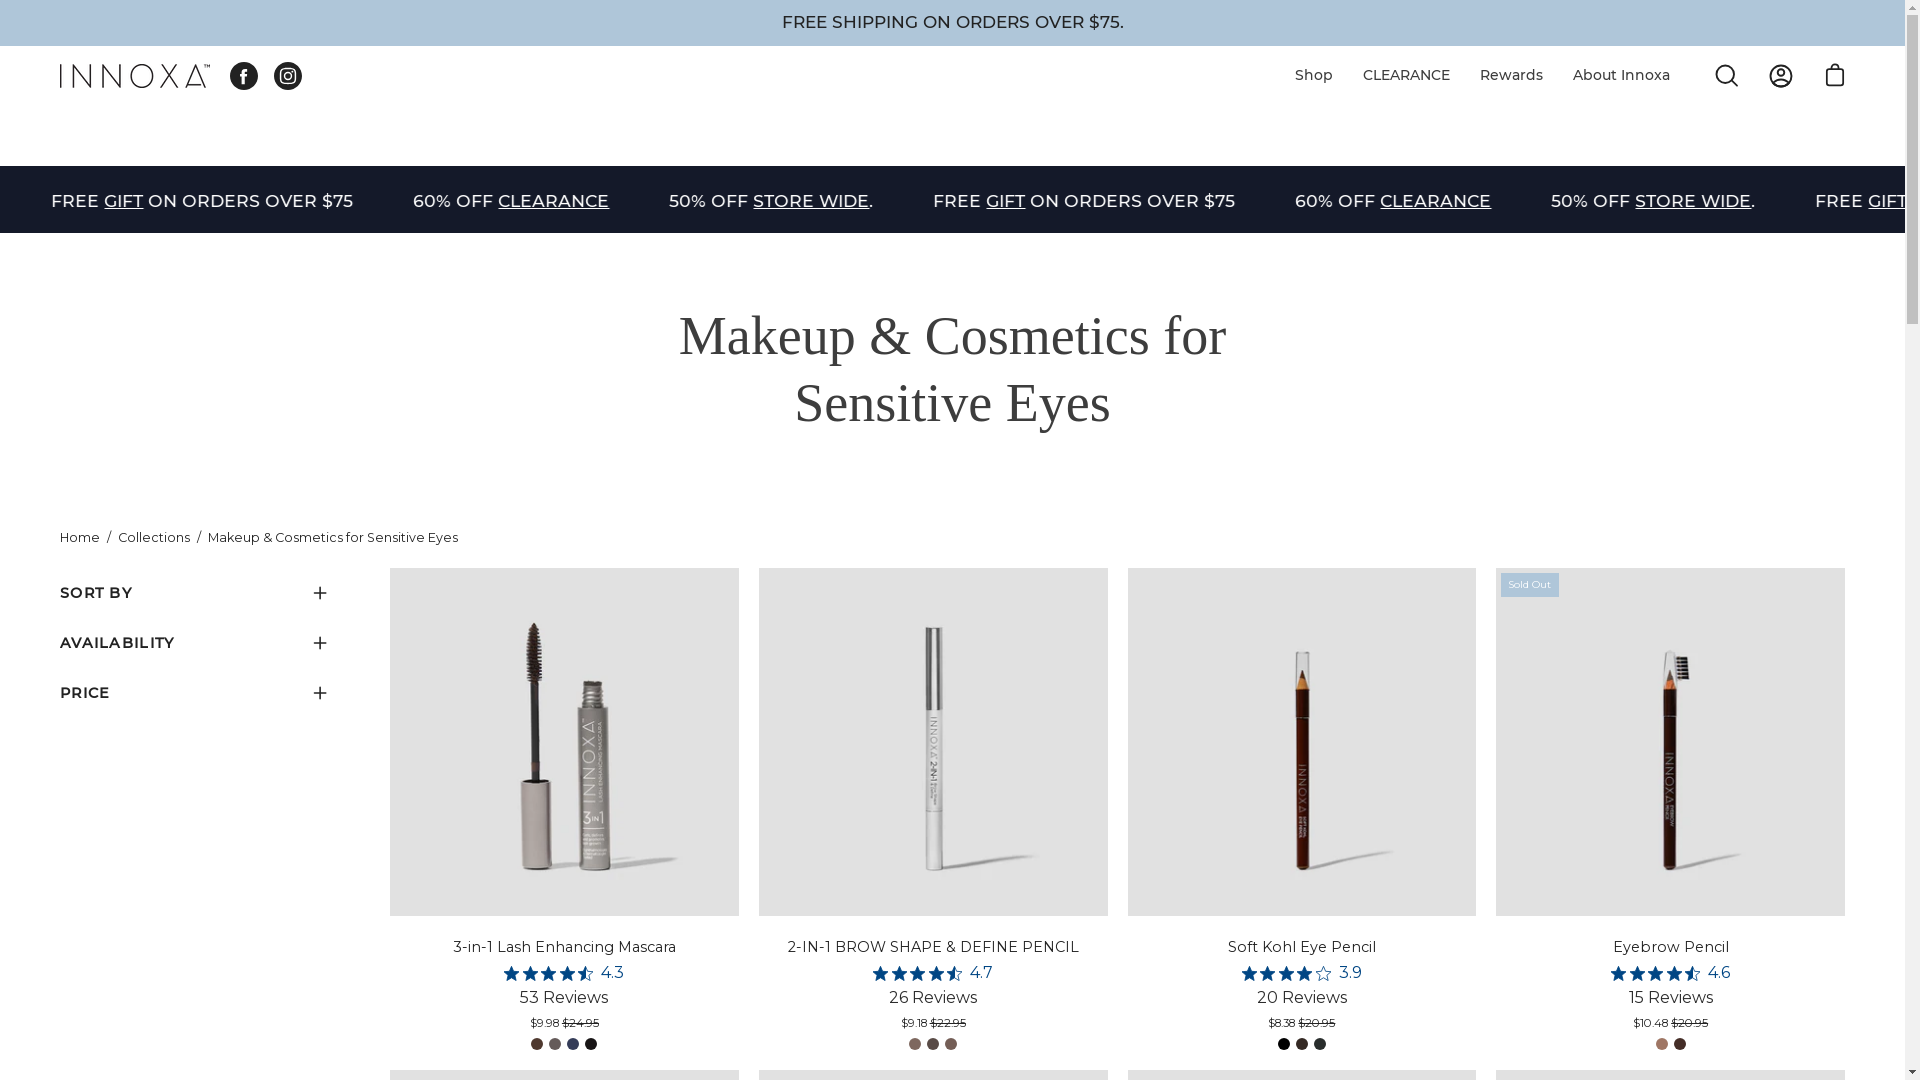 This screenshot has width=1920, height=1080. I want to click on '3-in-1 Lash Enhancing Mascara', so click(563, 946).